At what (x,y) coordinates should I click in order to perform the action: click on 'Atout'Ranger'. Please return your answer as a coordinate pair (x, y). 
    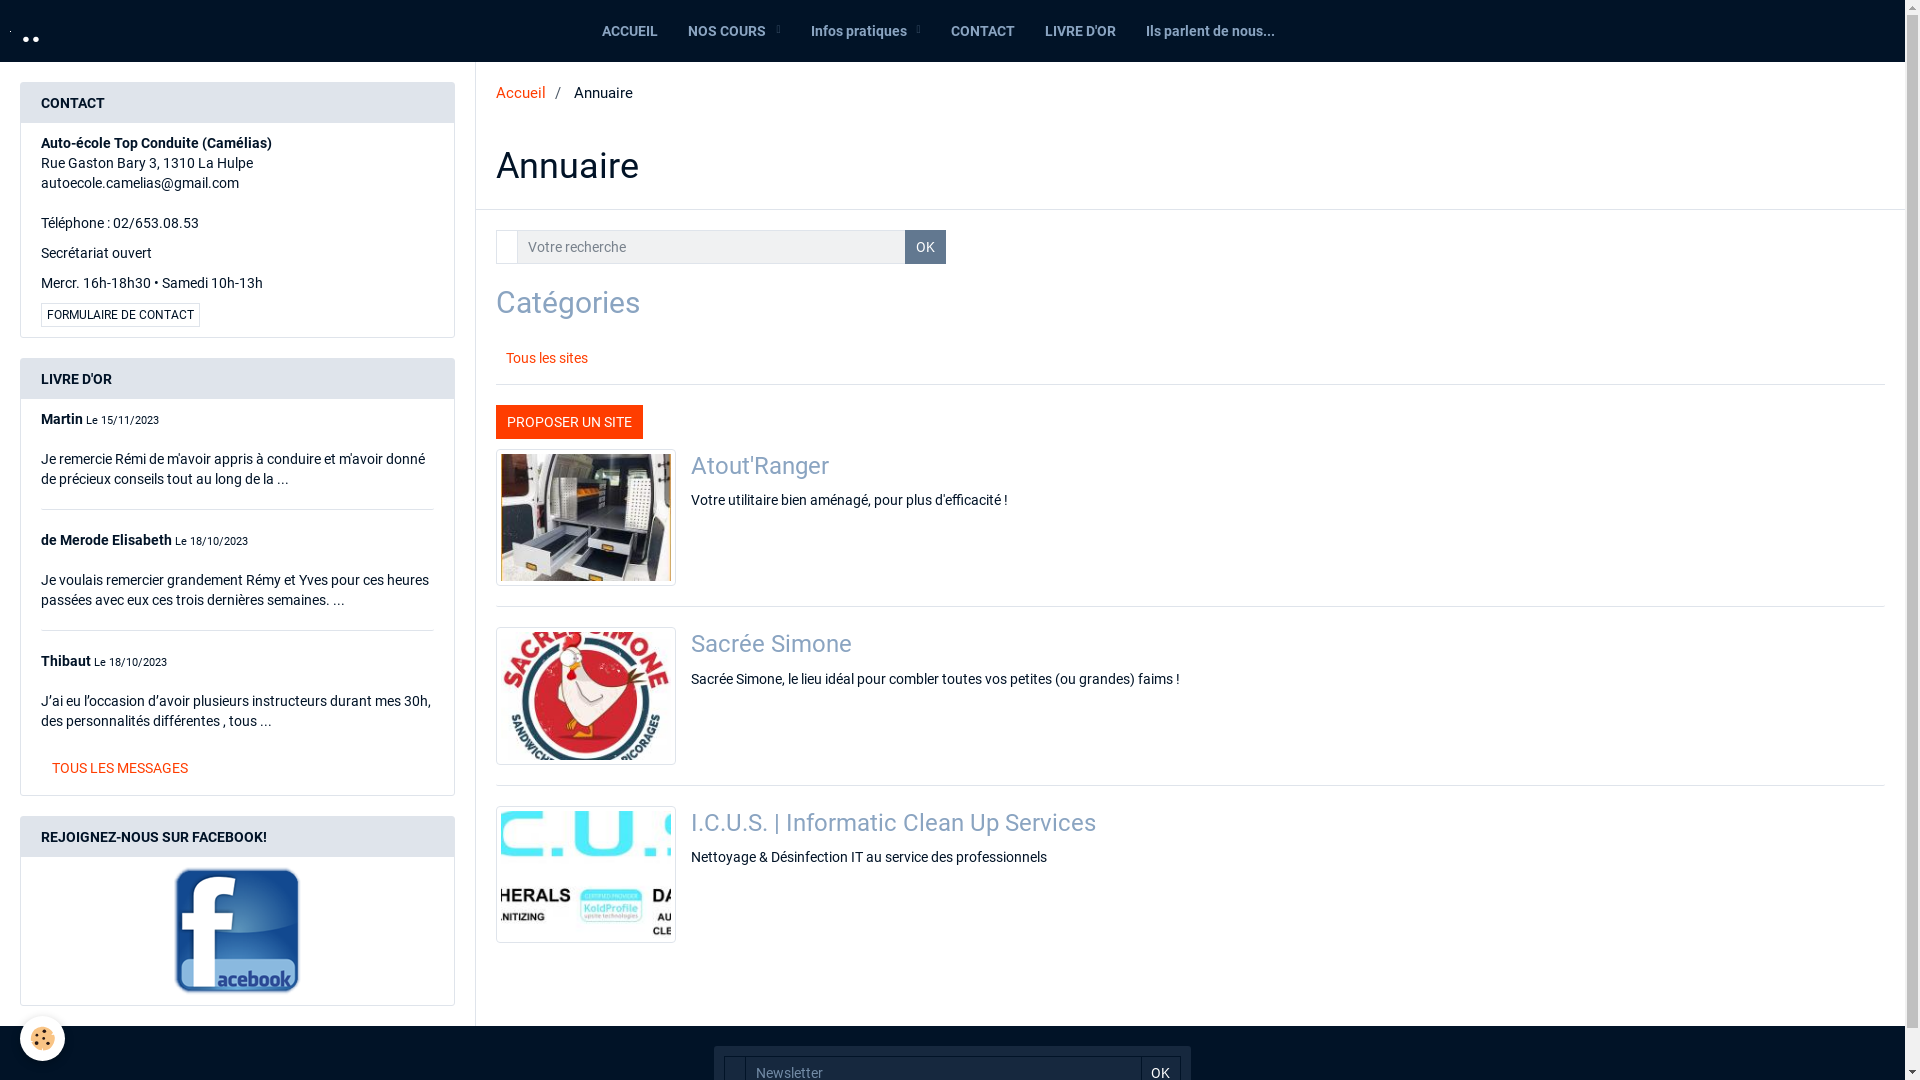
    Looking at the image, I should click on (758, 465).